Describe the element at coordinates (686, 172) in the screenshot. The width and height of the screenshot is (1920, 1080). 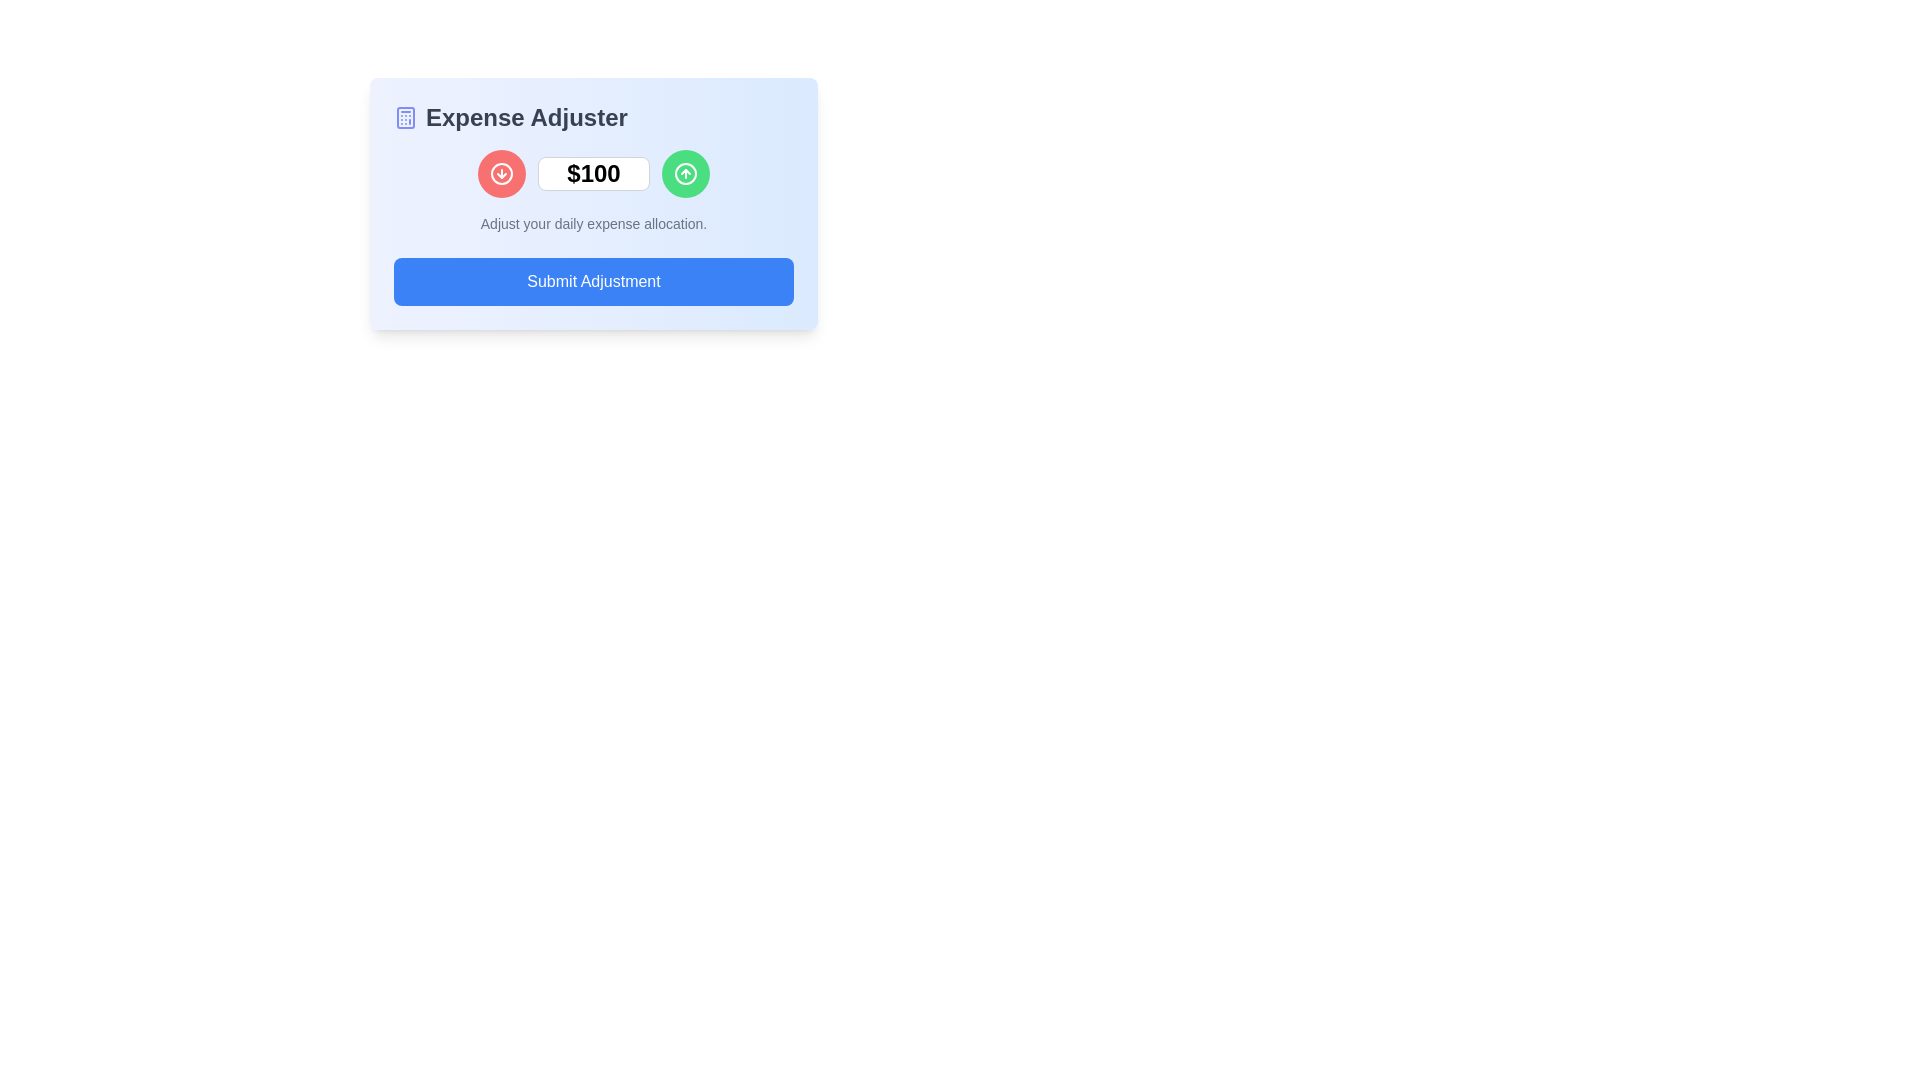
I see `the rightmost button with a green background containing an upward arrow icon to observe visual feedback` at that location.